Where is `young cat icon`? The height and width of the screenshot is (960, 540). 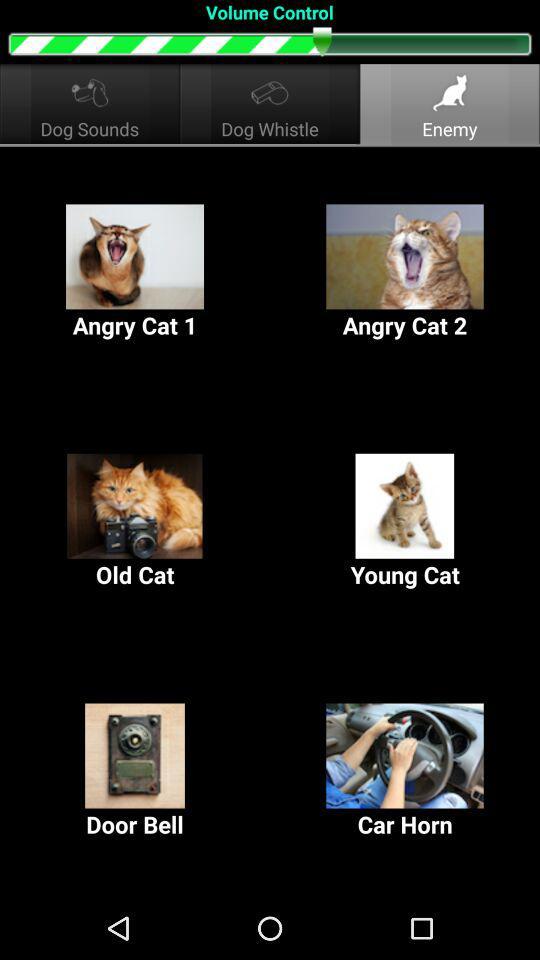 young cat icon is located at coordinates (405, 521).